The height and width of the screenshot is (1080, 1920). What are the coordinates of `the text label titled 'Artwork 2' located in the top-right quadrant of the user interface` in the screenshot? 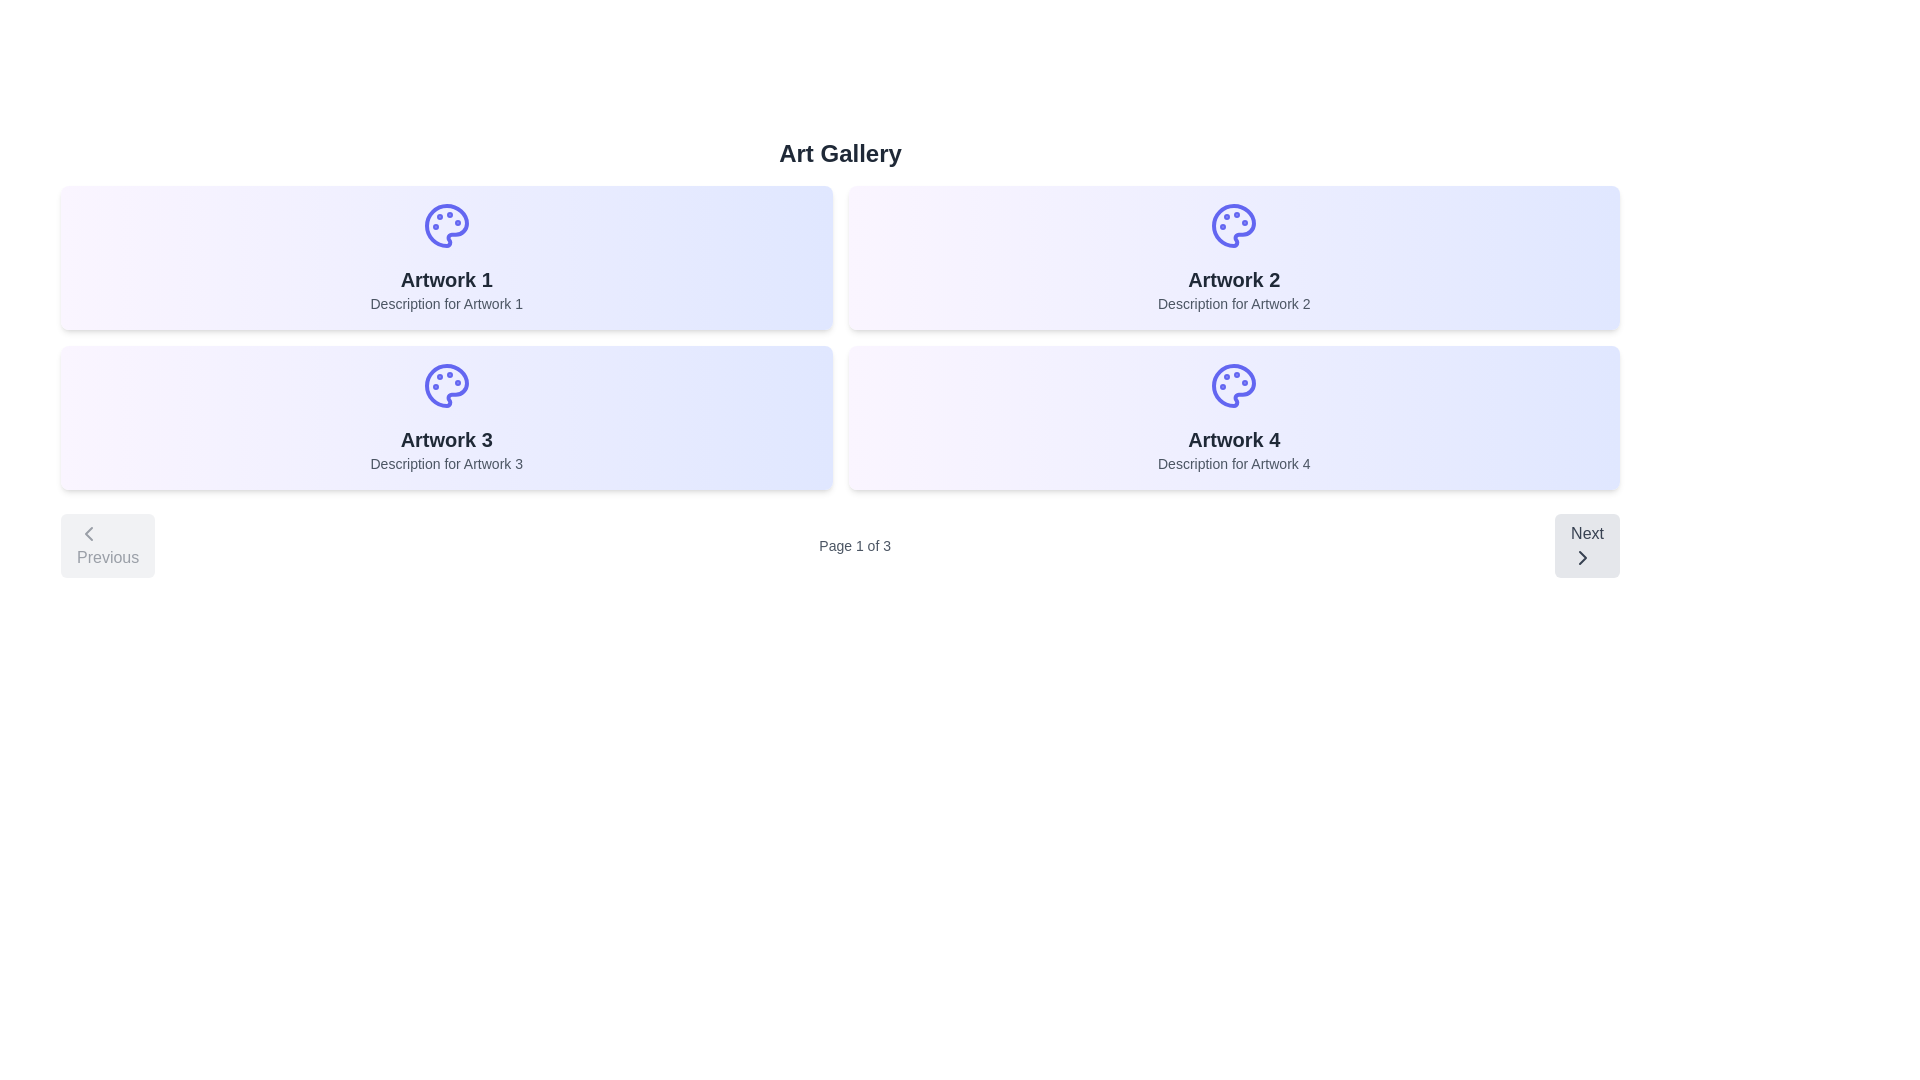 It's located at (1233, 280).